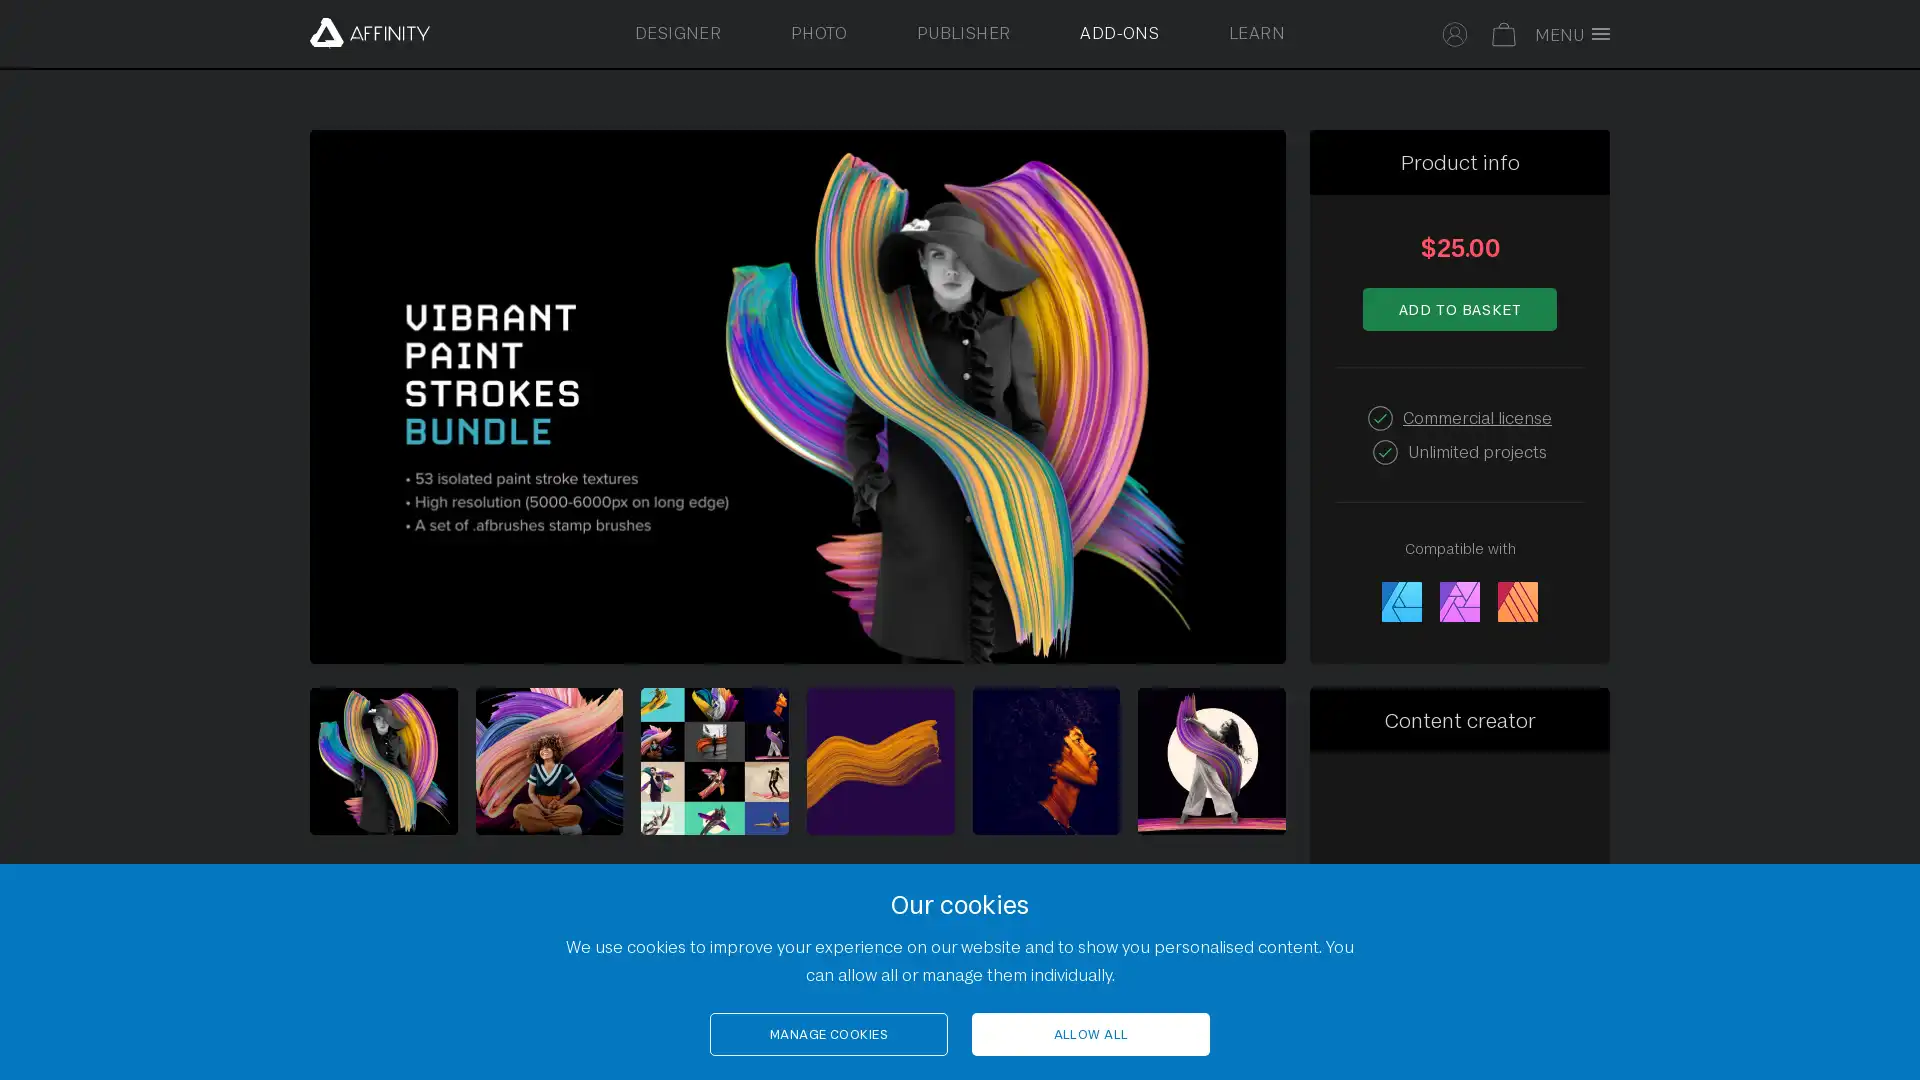 The height and width of the screenshot is (1080, 1920). I want to click on Select to sign in to your Affinity account, so click(1455, 31).